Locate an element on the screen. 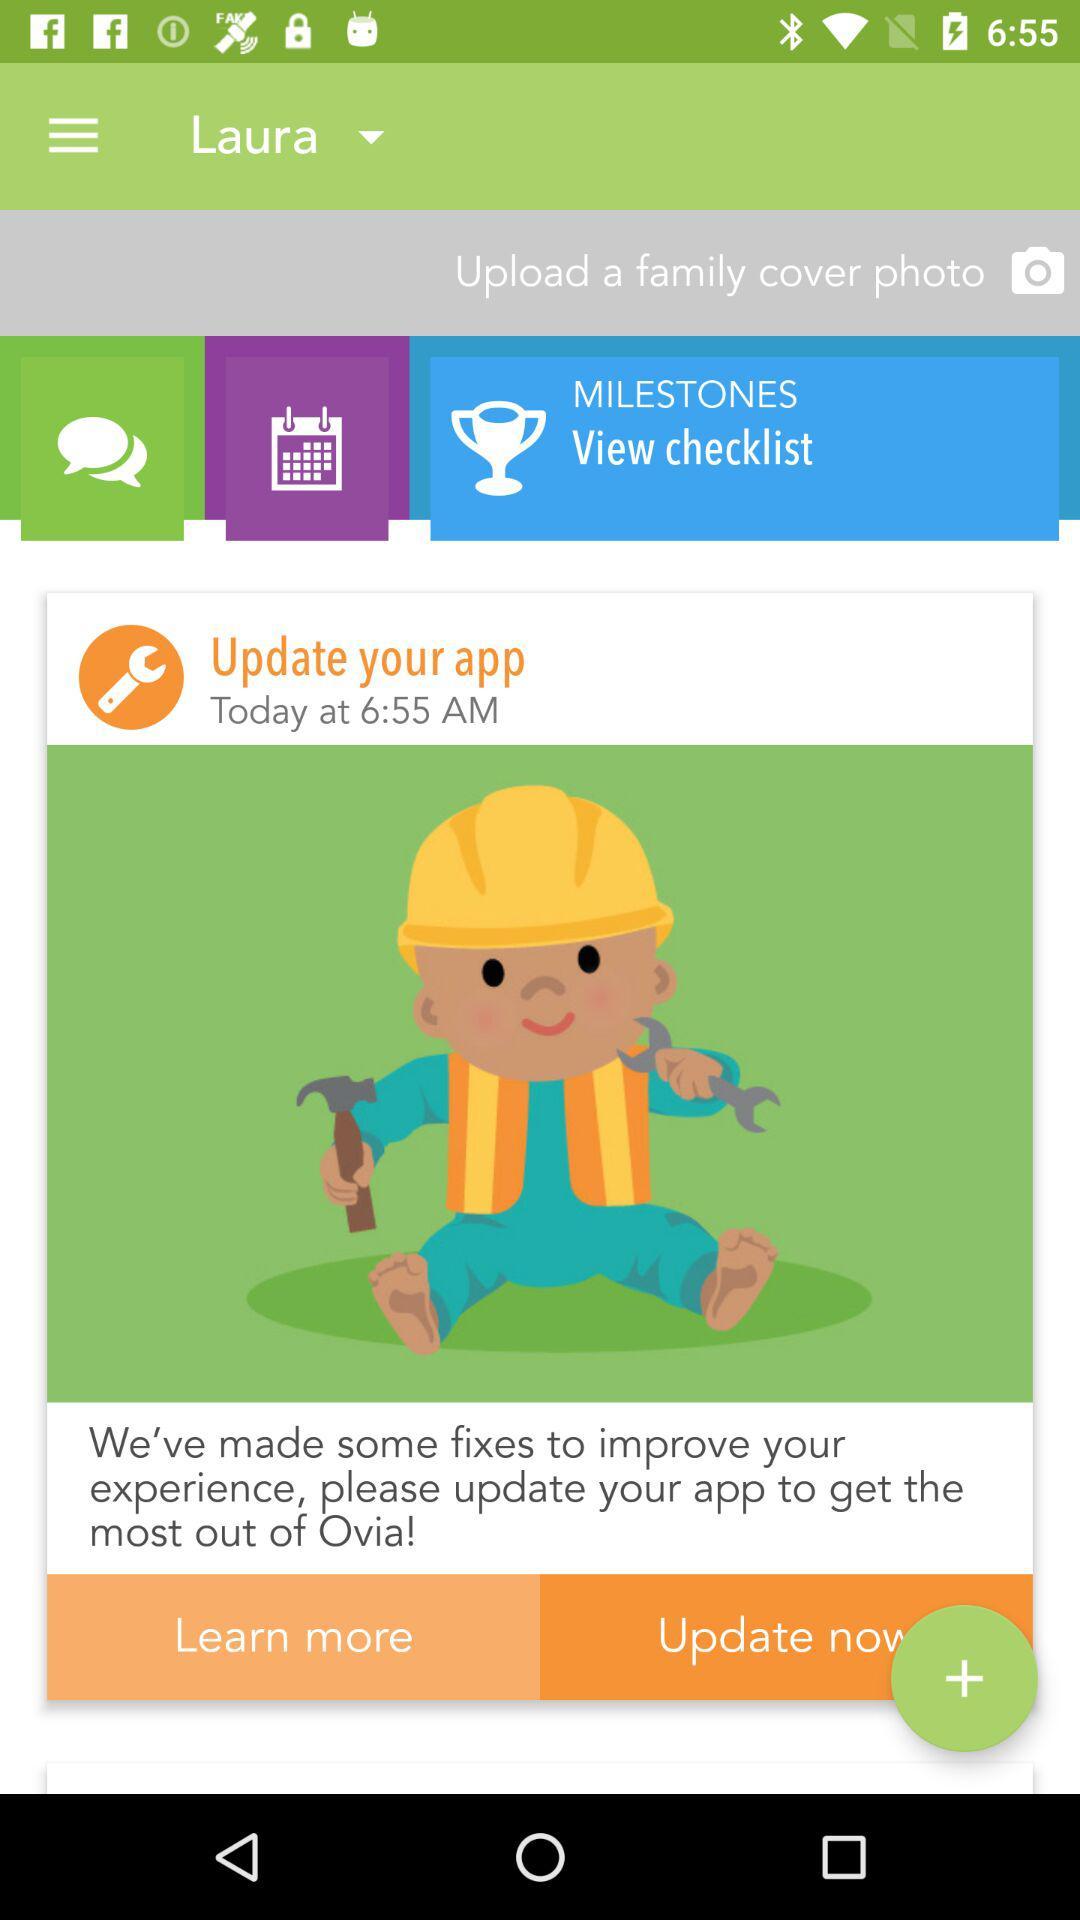 The height and width of the screenshot is (1920, 1080). the icon next to laura is located at coordinates (72, 135).